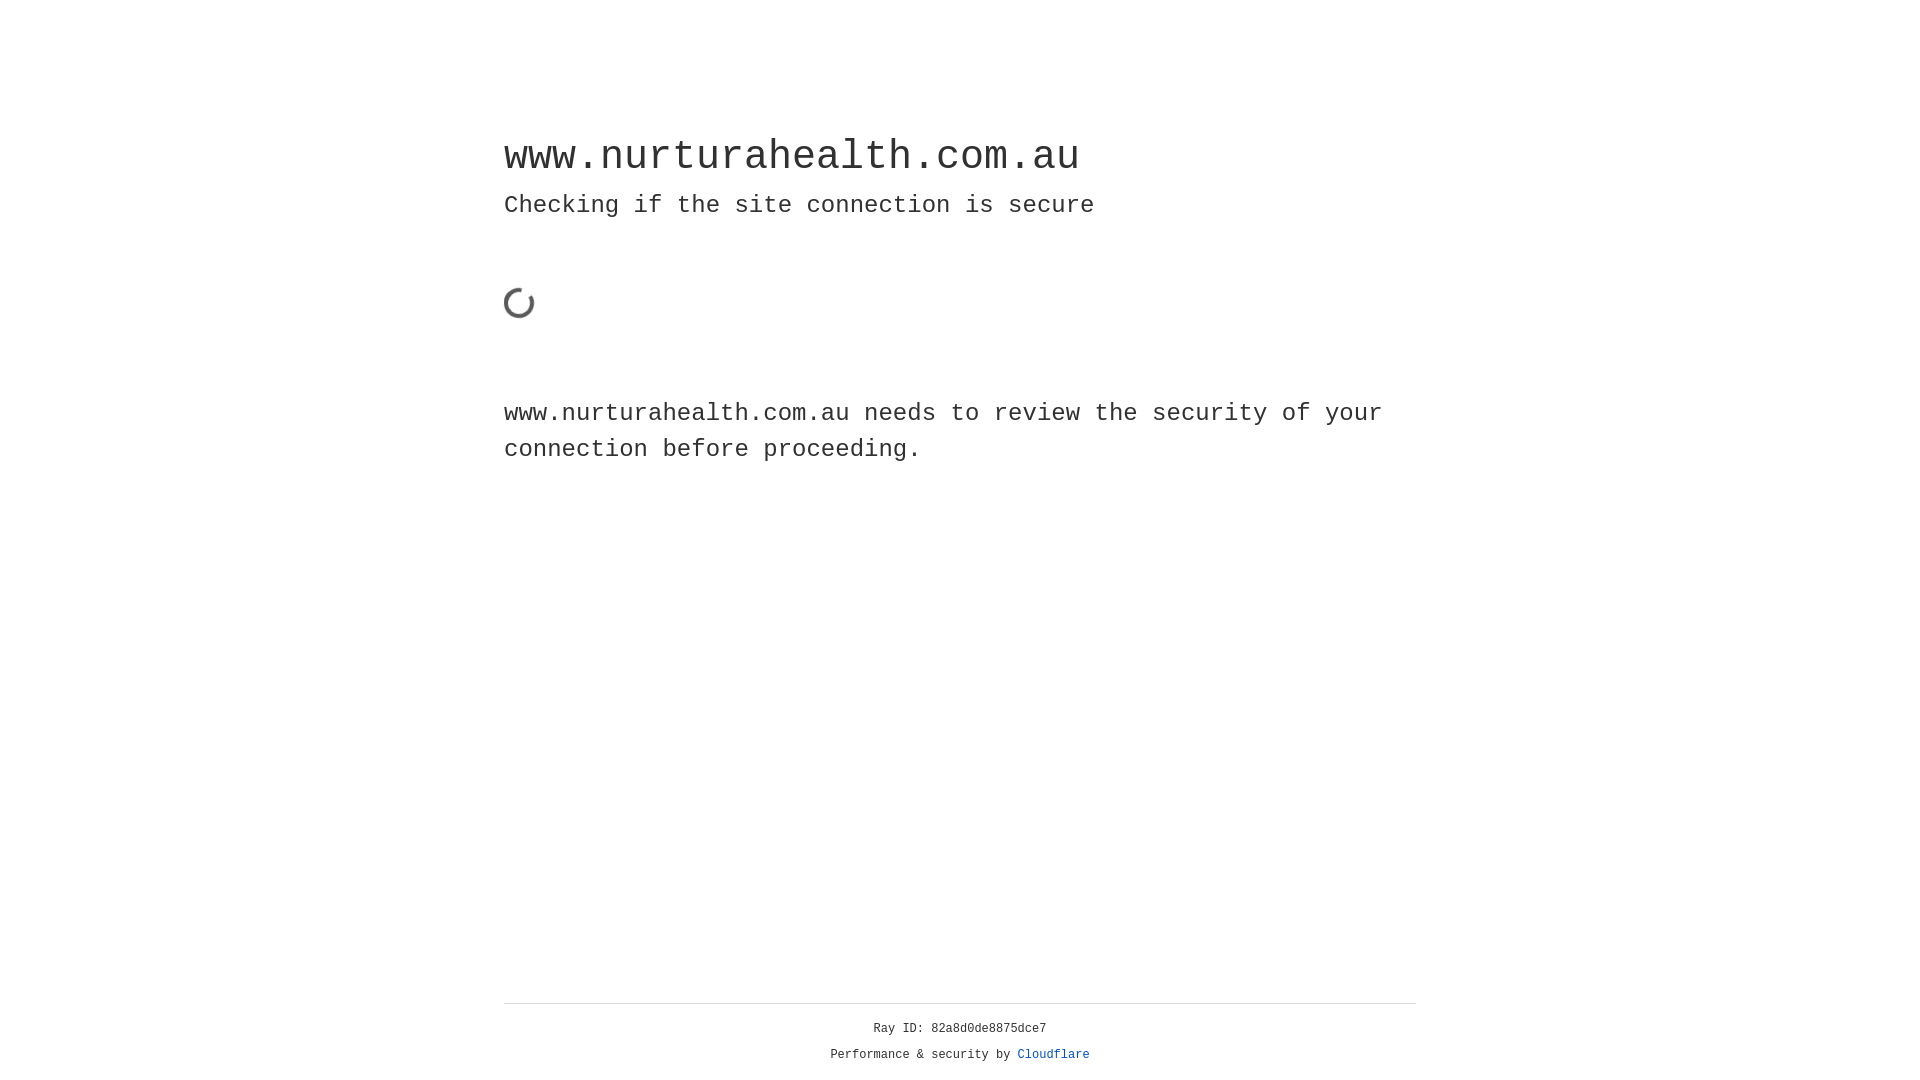 The height and width of the screenshot is (1080, 1920). Describe the element at coordinates (1053, 1054) in the screenshot. I see `'Cloudflare'` at that location.